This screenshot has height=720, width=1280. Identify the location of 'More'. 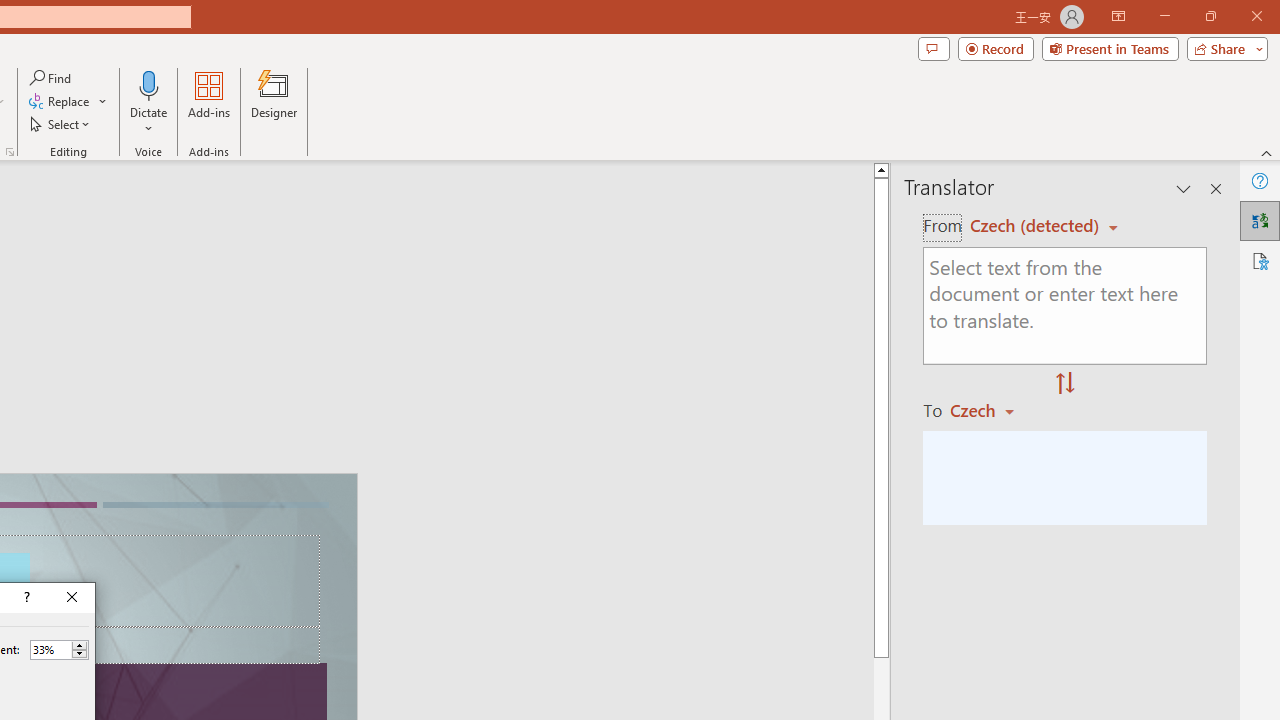
(79, 645).